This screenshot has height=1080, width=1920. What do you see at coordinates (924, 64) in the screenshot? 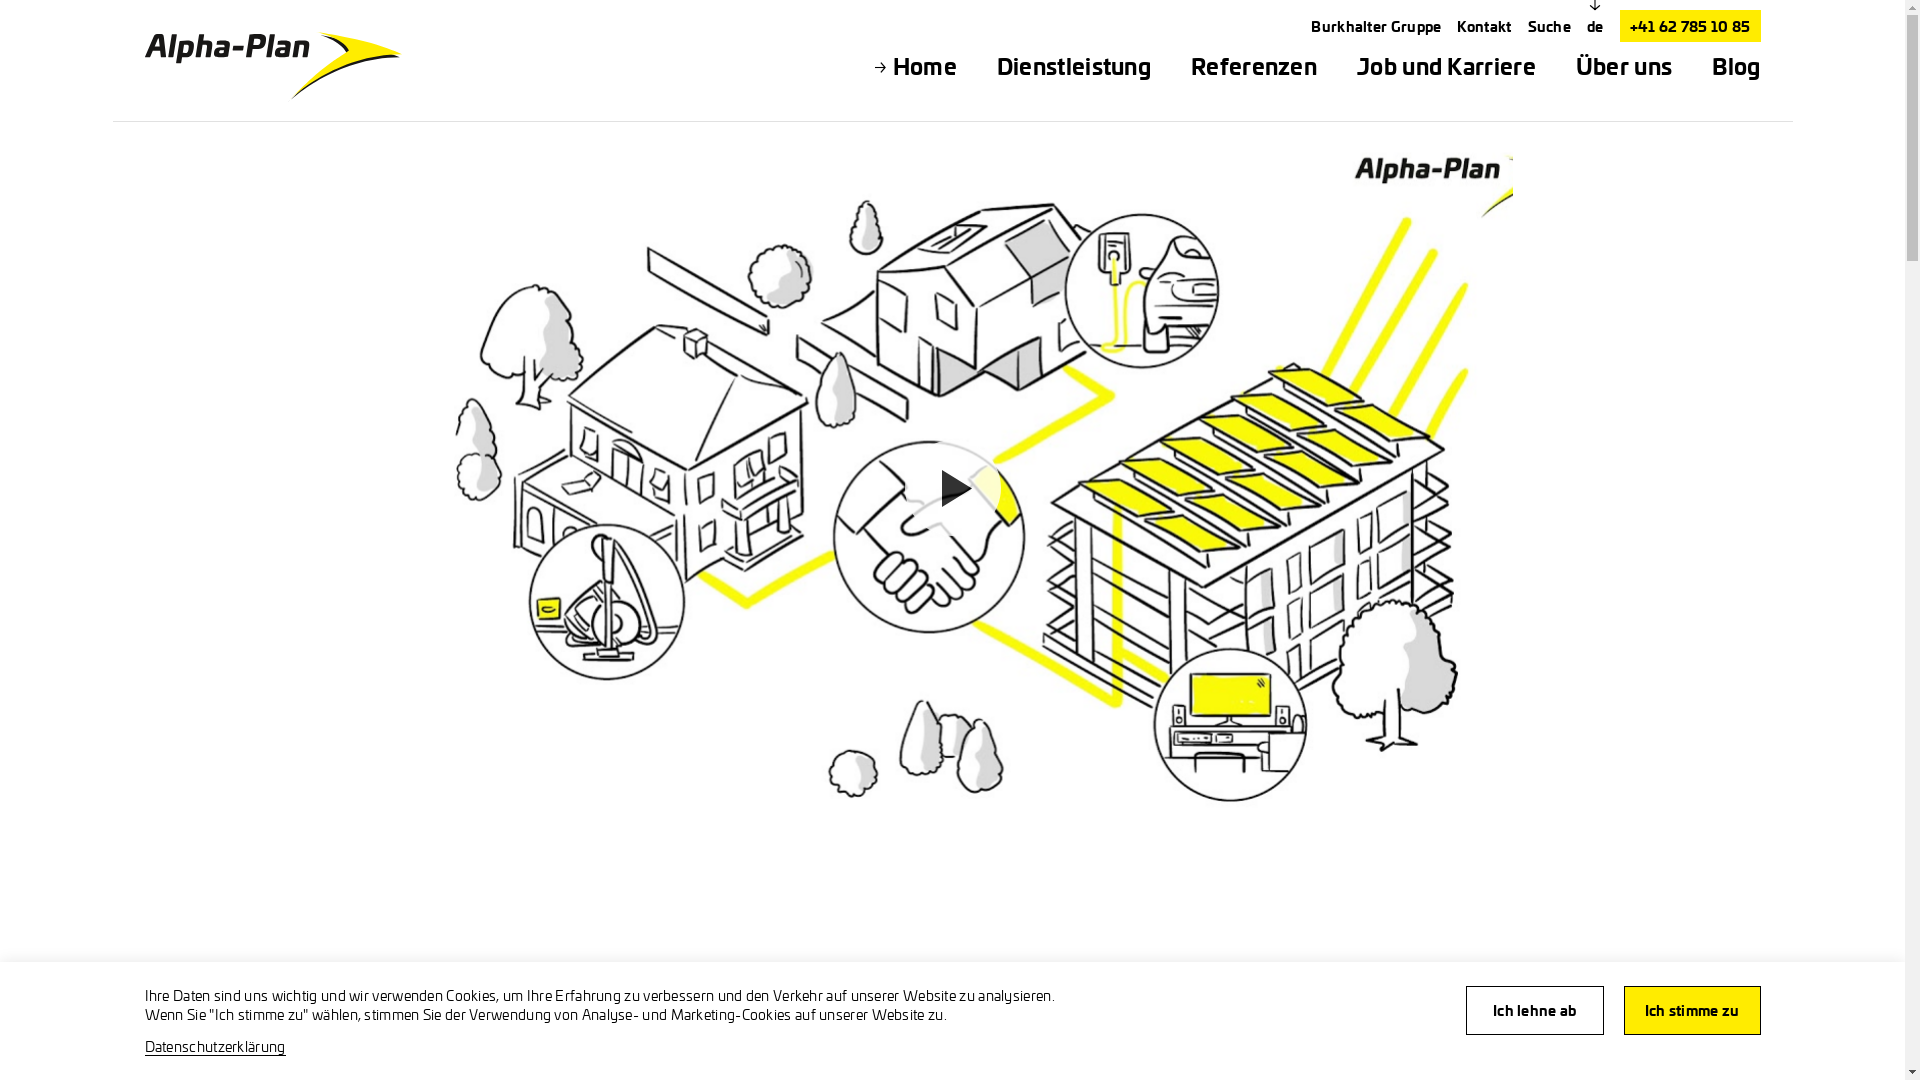
I see `'Home'` at bounding box center [924, 64].